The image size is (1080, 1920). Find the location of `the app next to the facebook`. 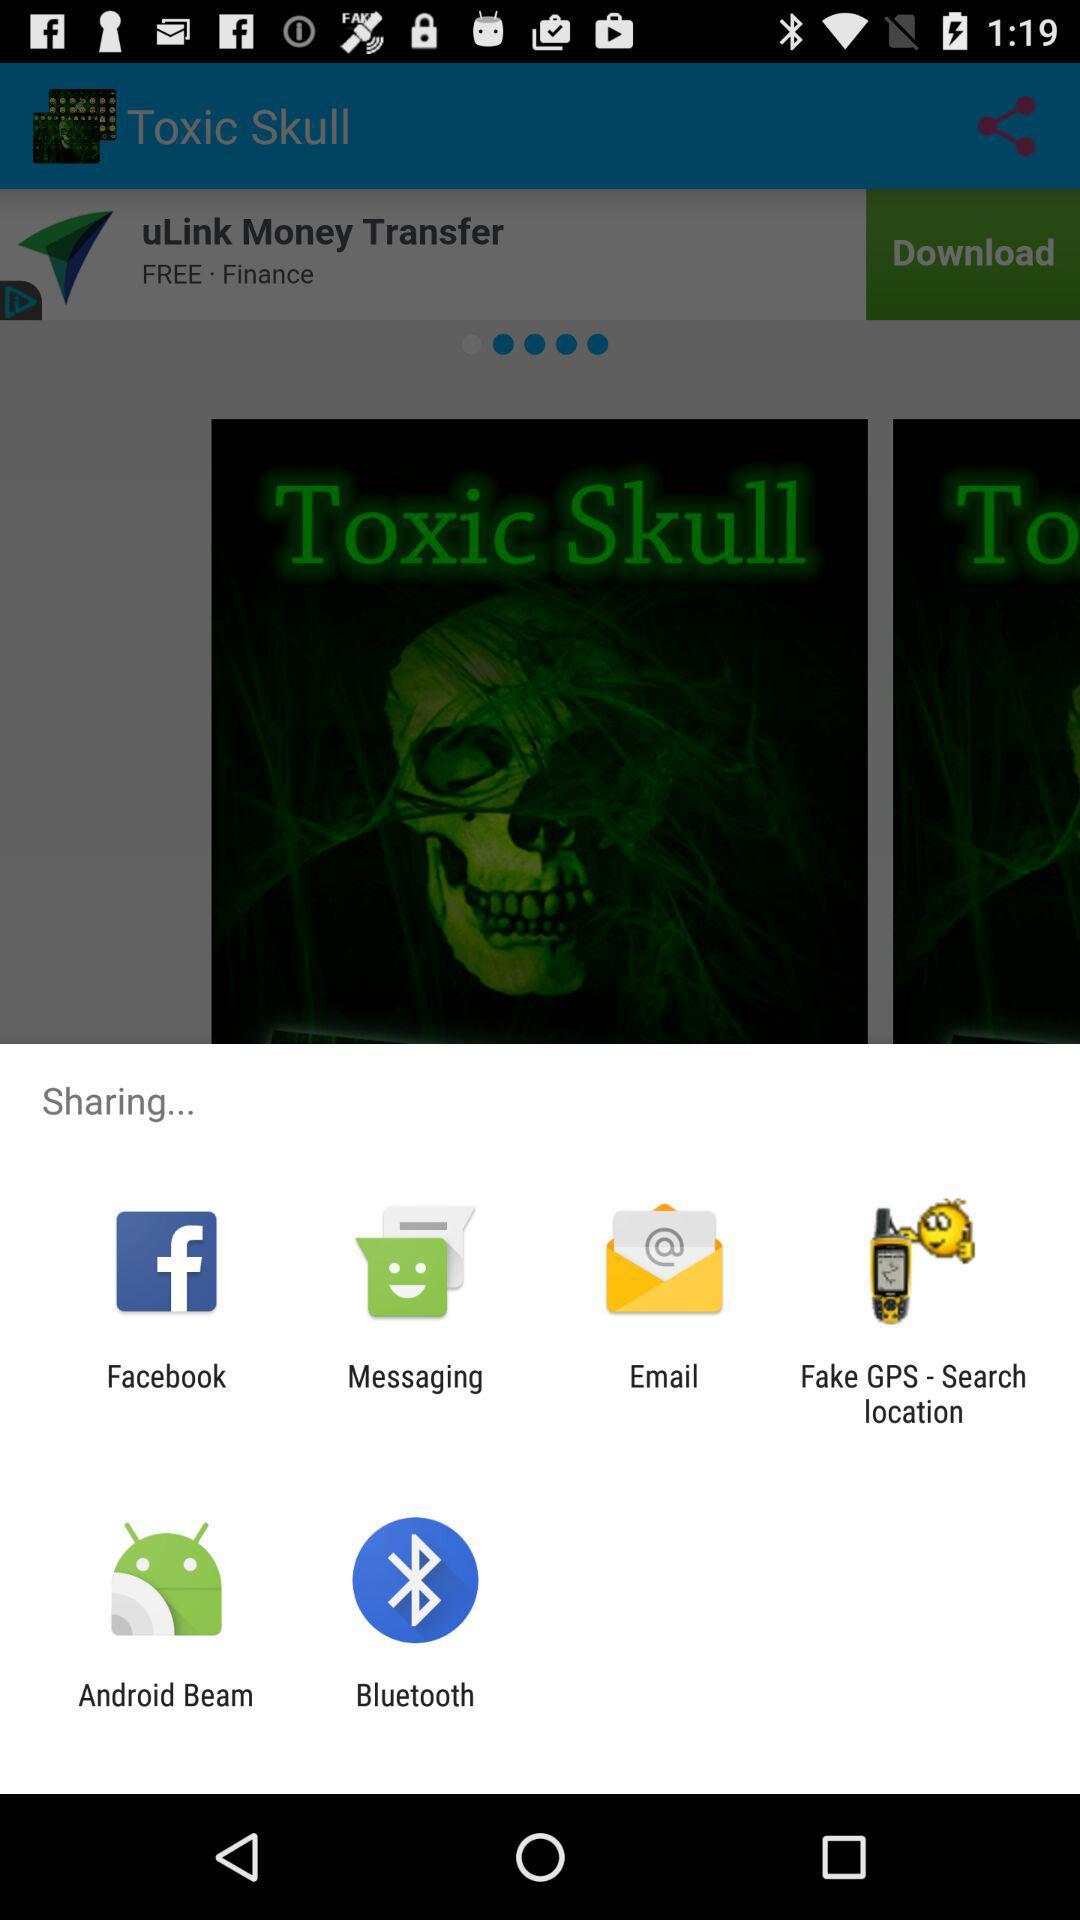

the app next to the facebook is located at coordinates (414, 1392).